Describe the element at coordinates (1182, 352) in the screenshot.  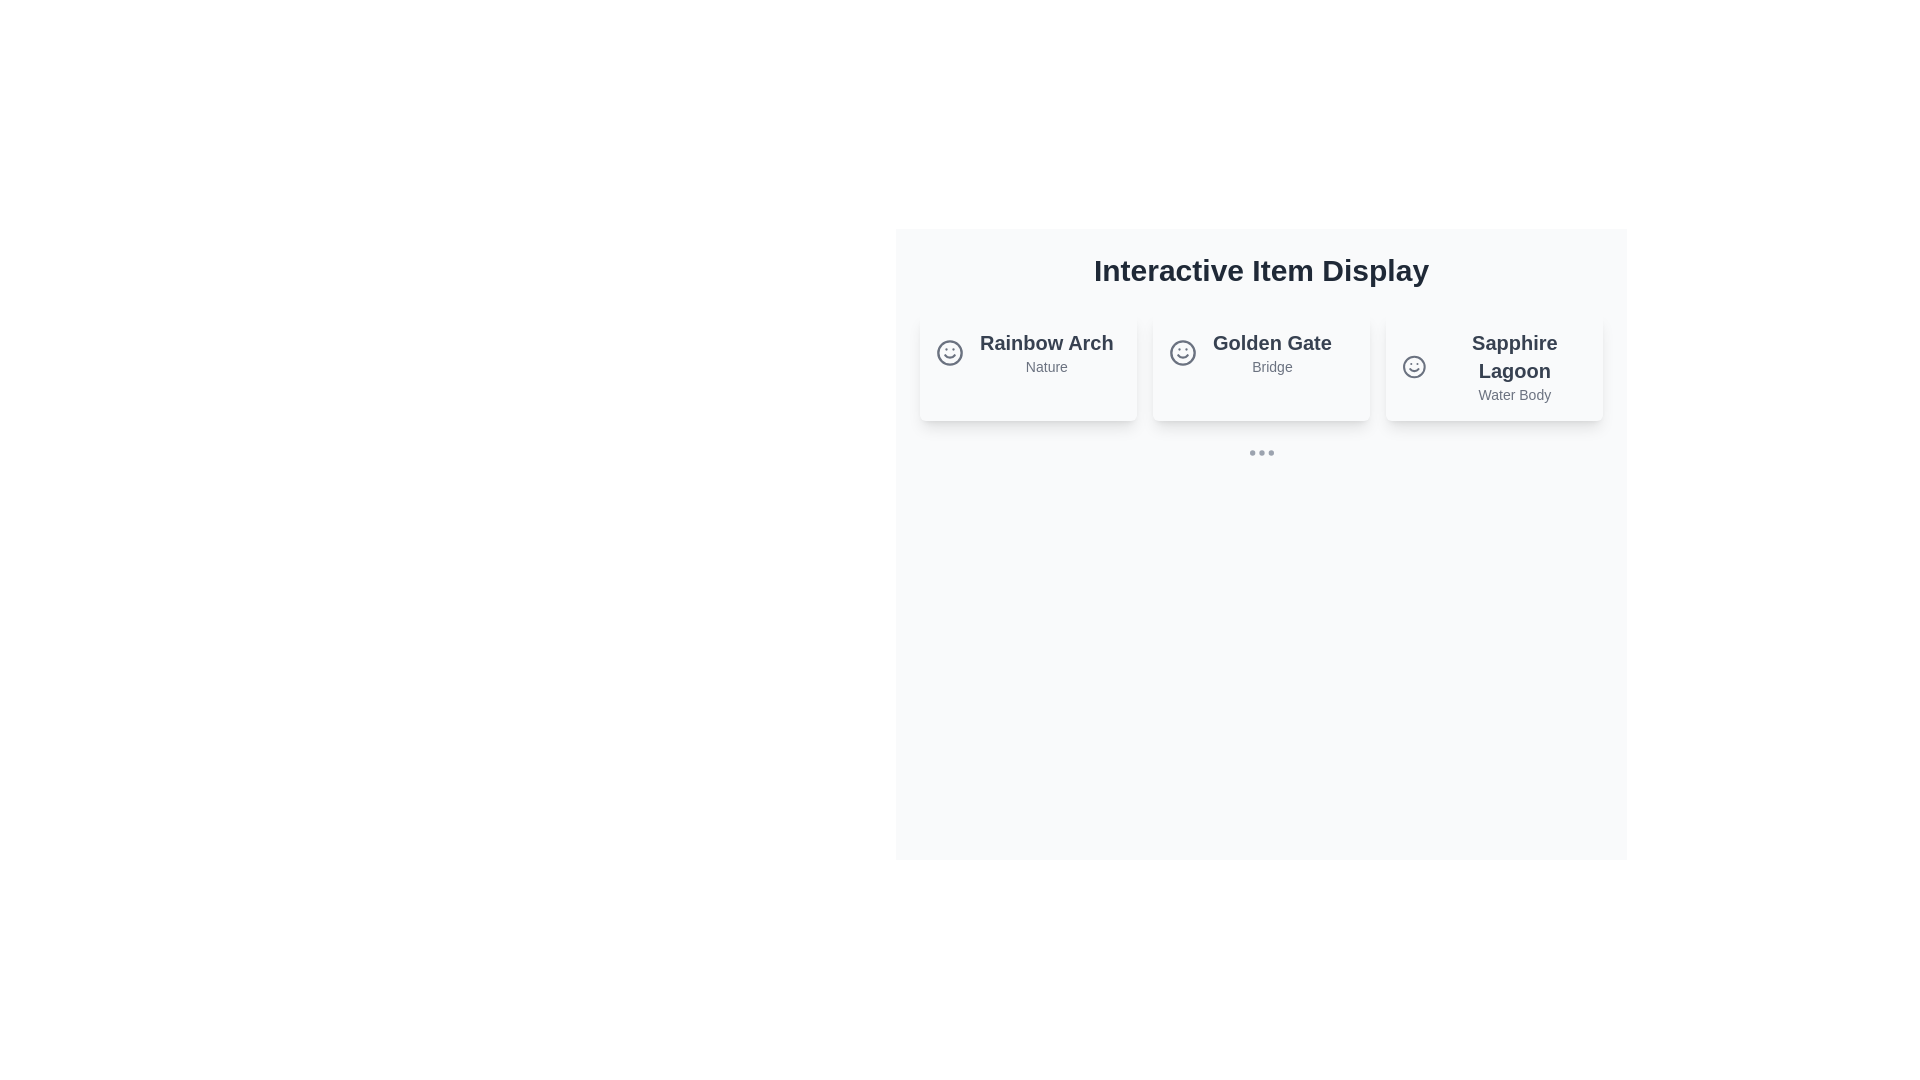
I see `the circular icon representing a face with a gray outline, located in the second card from the left under 'Interactive Item Display'` at that location.